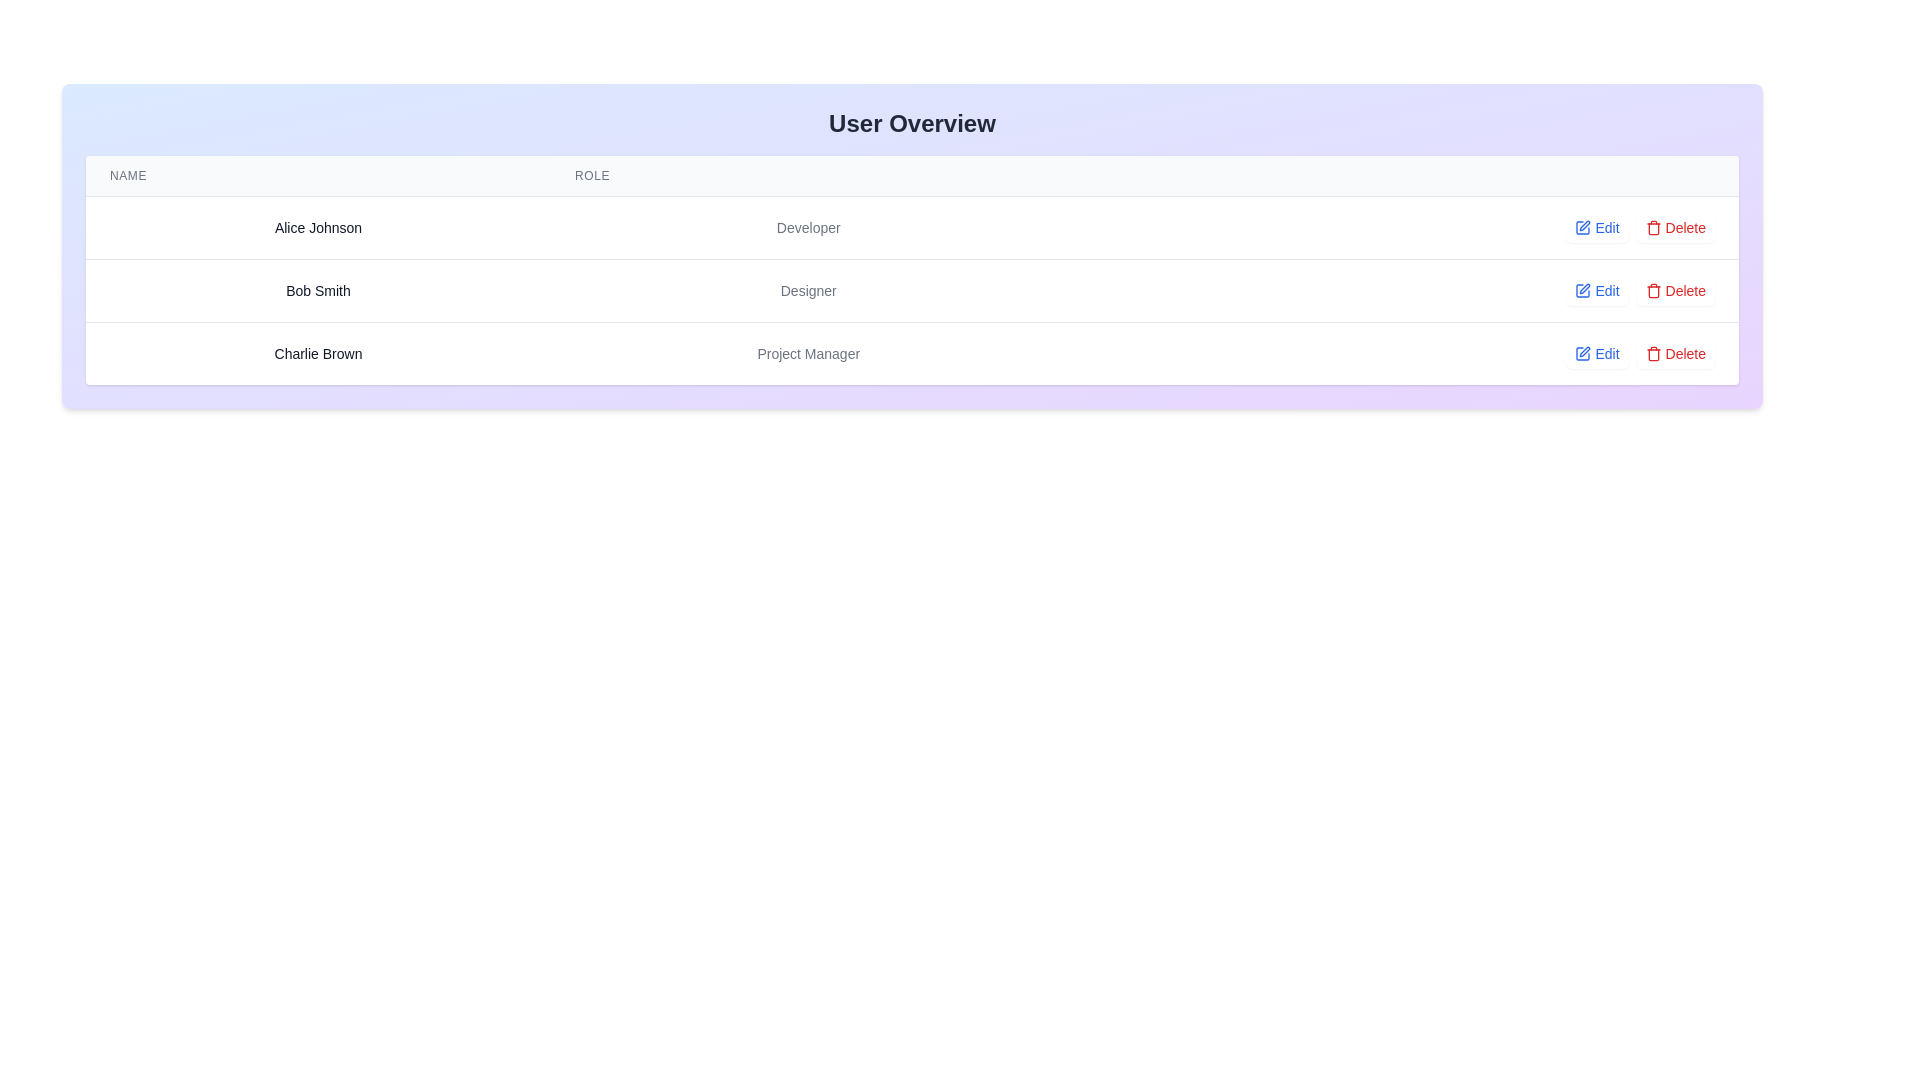 The width and height of the screenshot is (1920, 1080). Describe the element at coordinates (911, 226) in the screenshot. I see `the first user entry row in the table using keyboard for accessibility, which displays the user's name and role, positioned below the table header and above the next entry for 'Bob Smith'` at that location.